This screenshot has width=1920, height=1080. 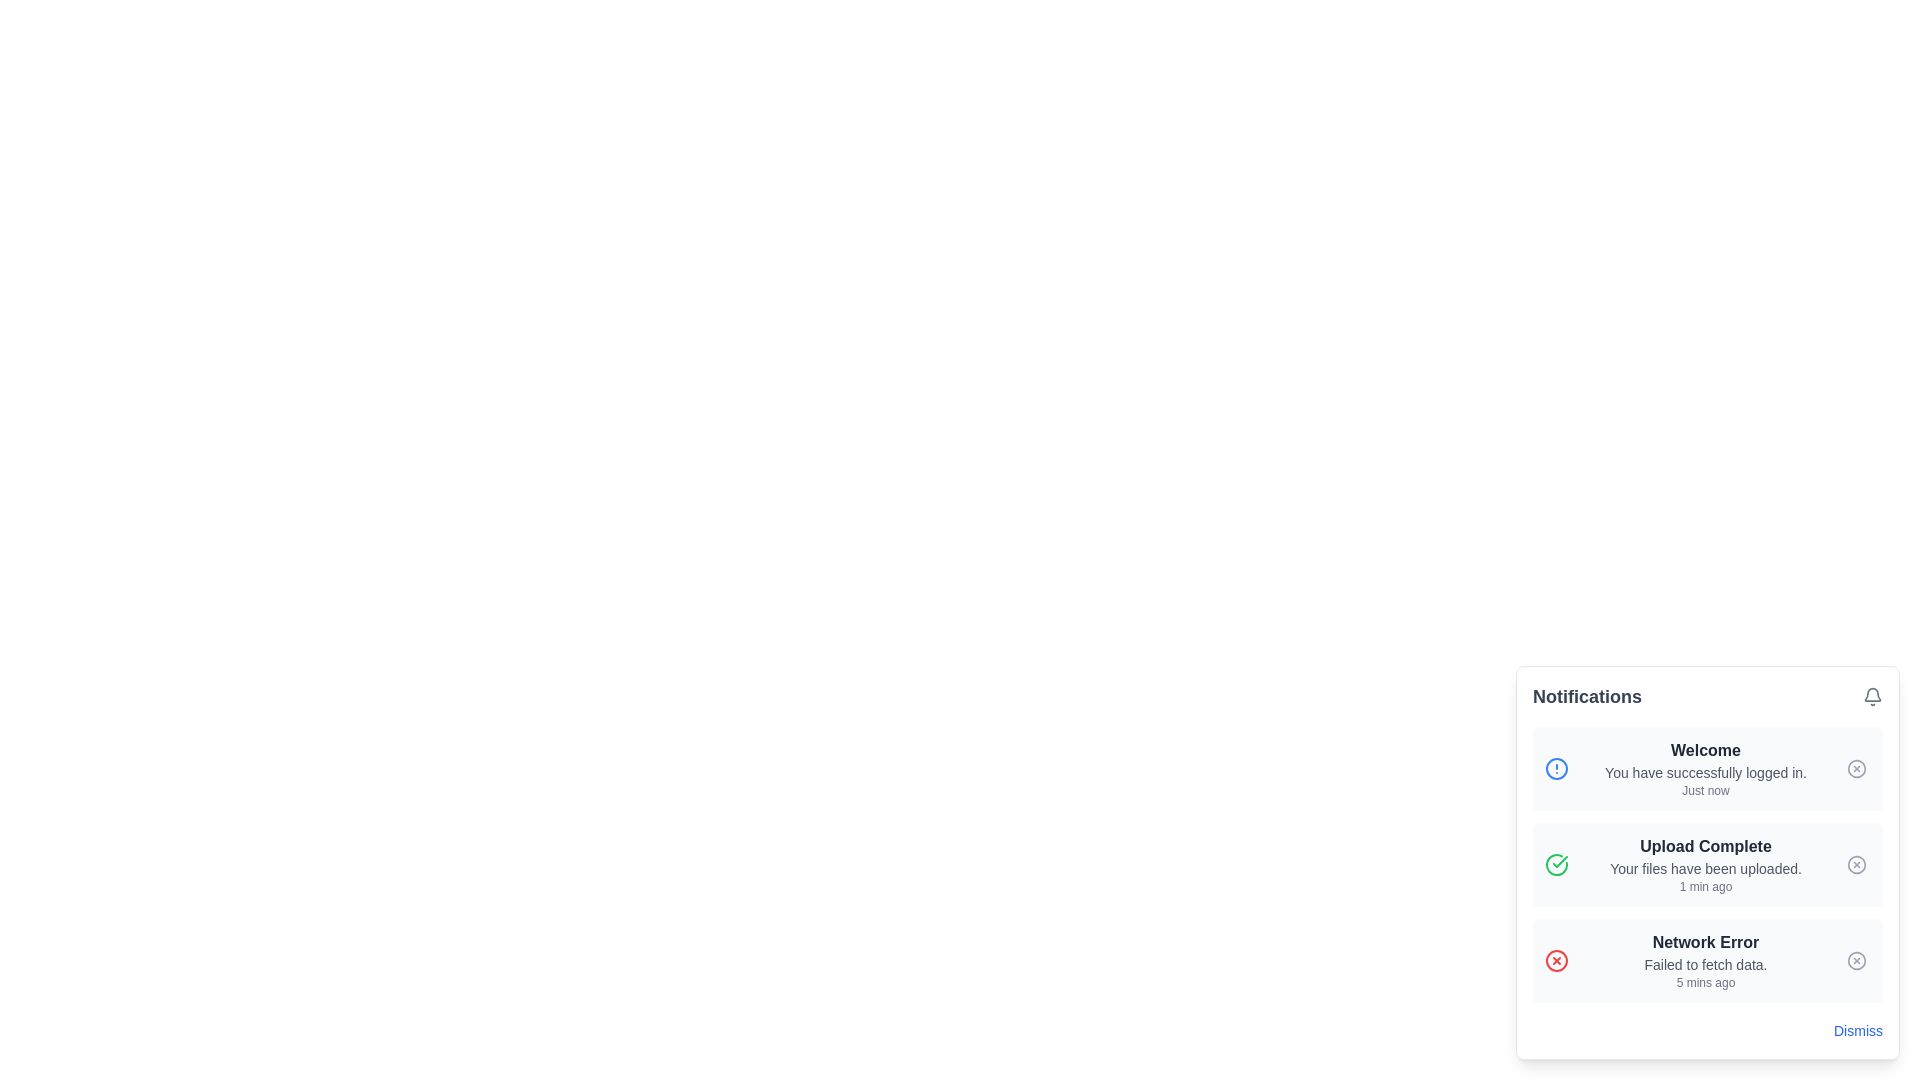 I want to click on the dismiss button on the far-right edge of the 'Upload Complete' notification, so click(x=1856, y=863).